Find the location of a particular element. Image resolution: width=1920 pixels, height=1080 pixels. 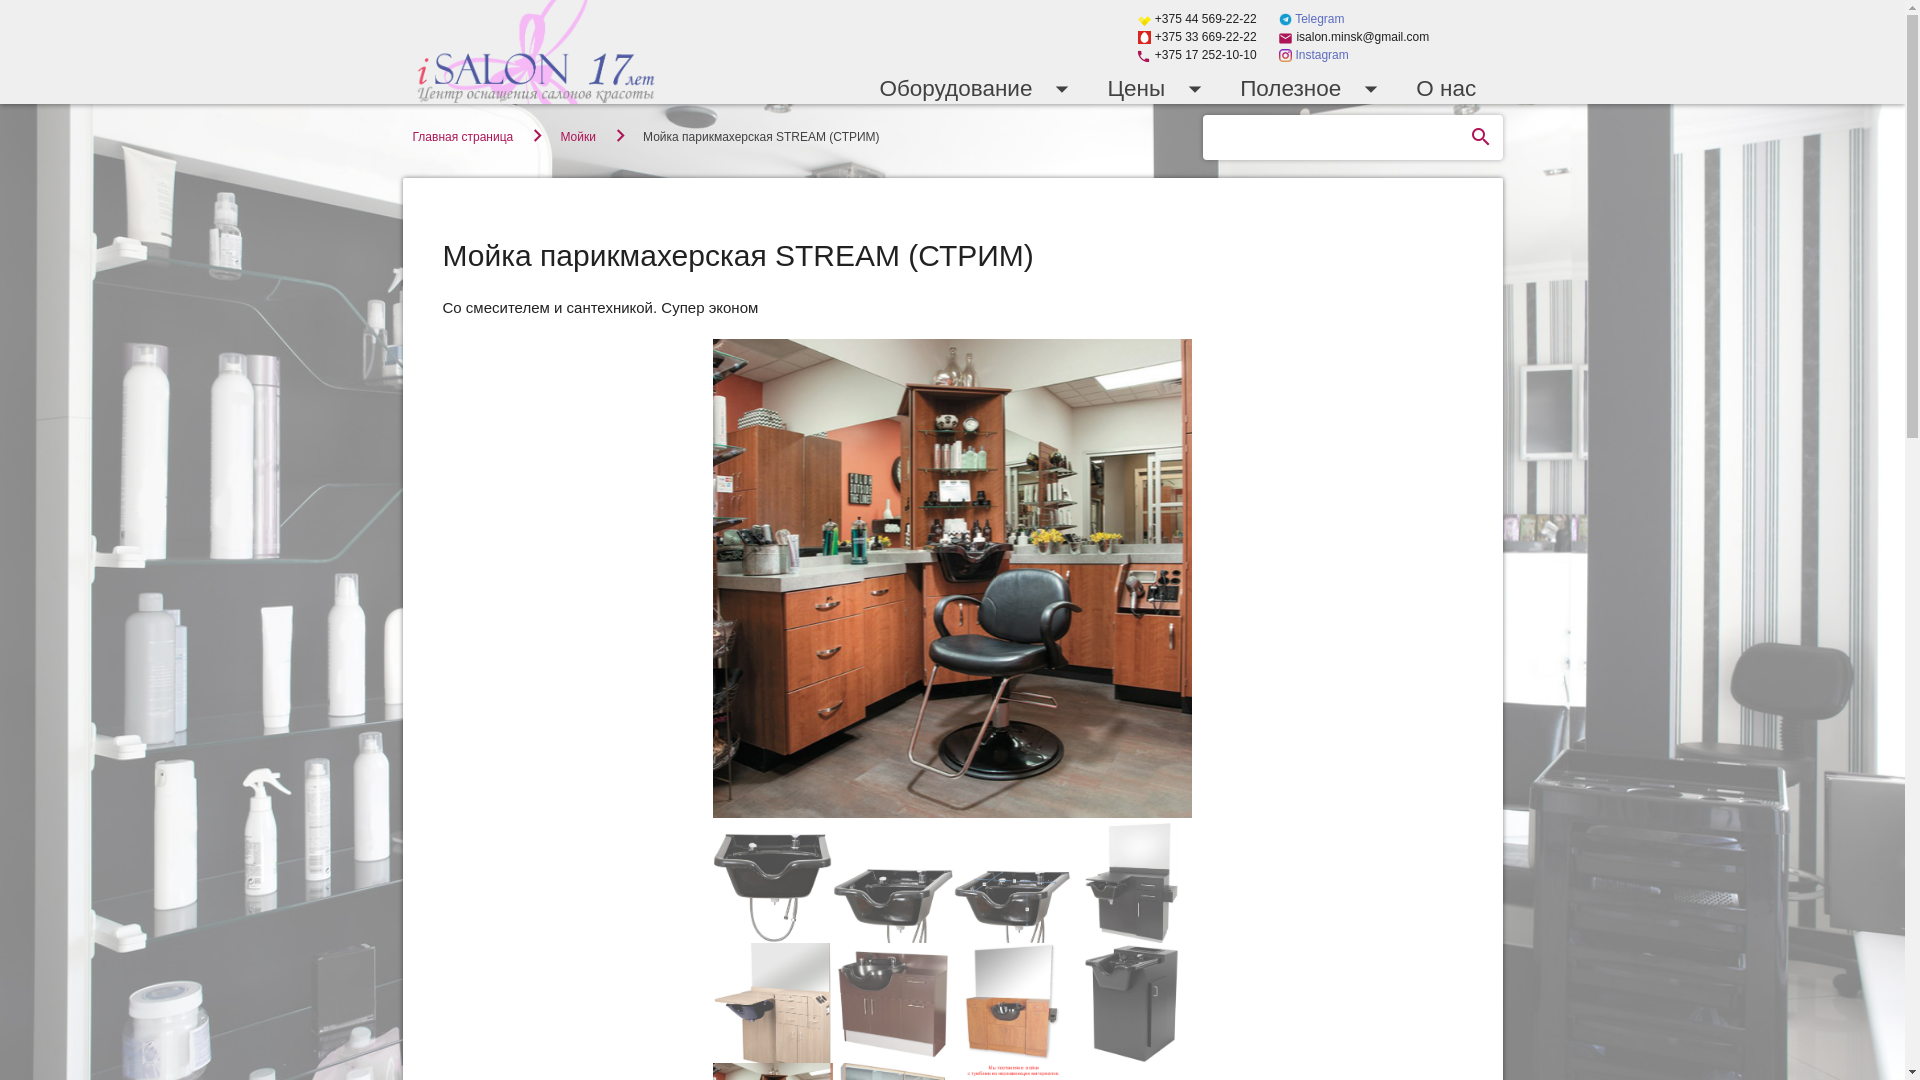

'Instagram' is located at coordinates (1314, 53).